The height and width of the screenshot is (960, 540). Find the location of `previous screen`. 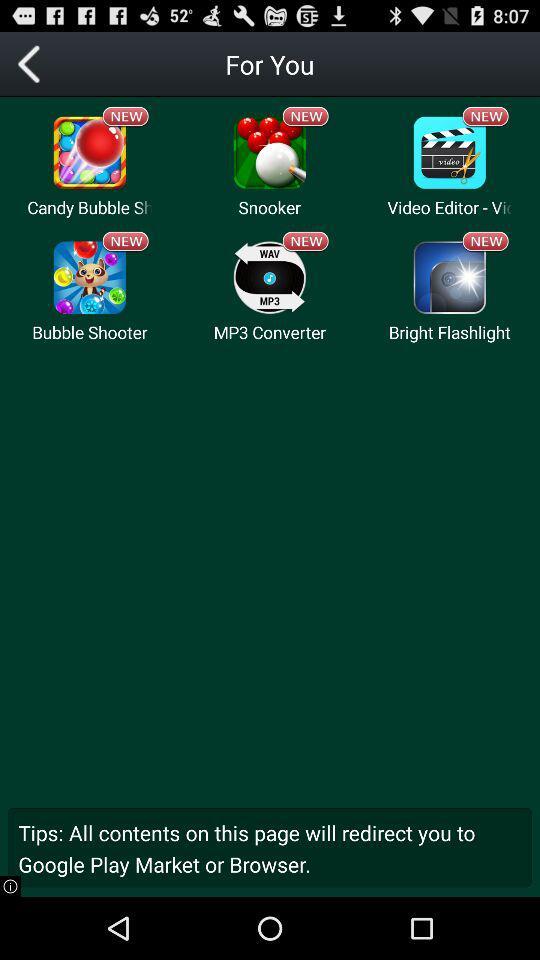

previous screen is located at coordinates (31, 64).